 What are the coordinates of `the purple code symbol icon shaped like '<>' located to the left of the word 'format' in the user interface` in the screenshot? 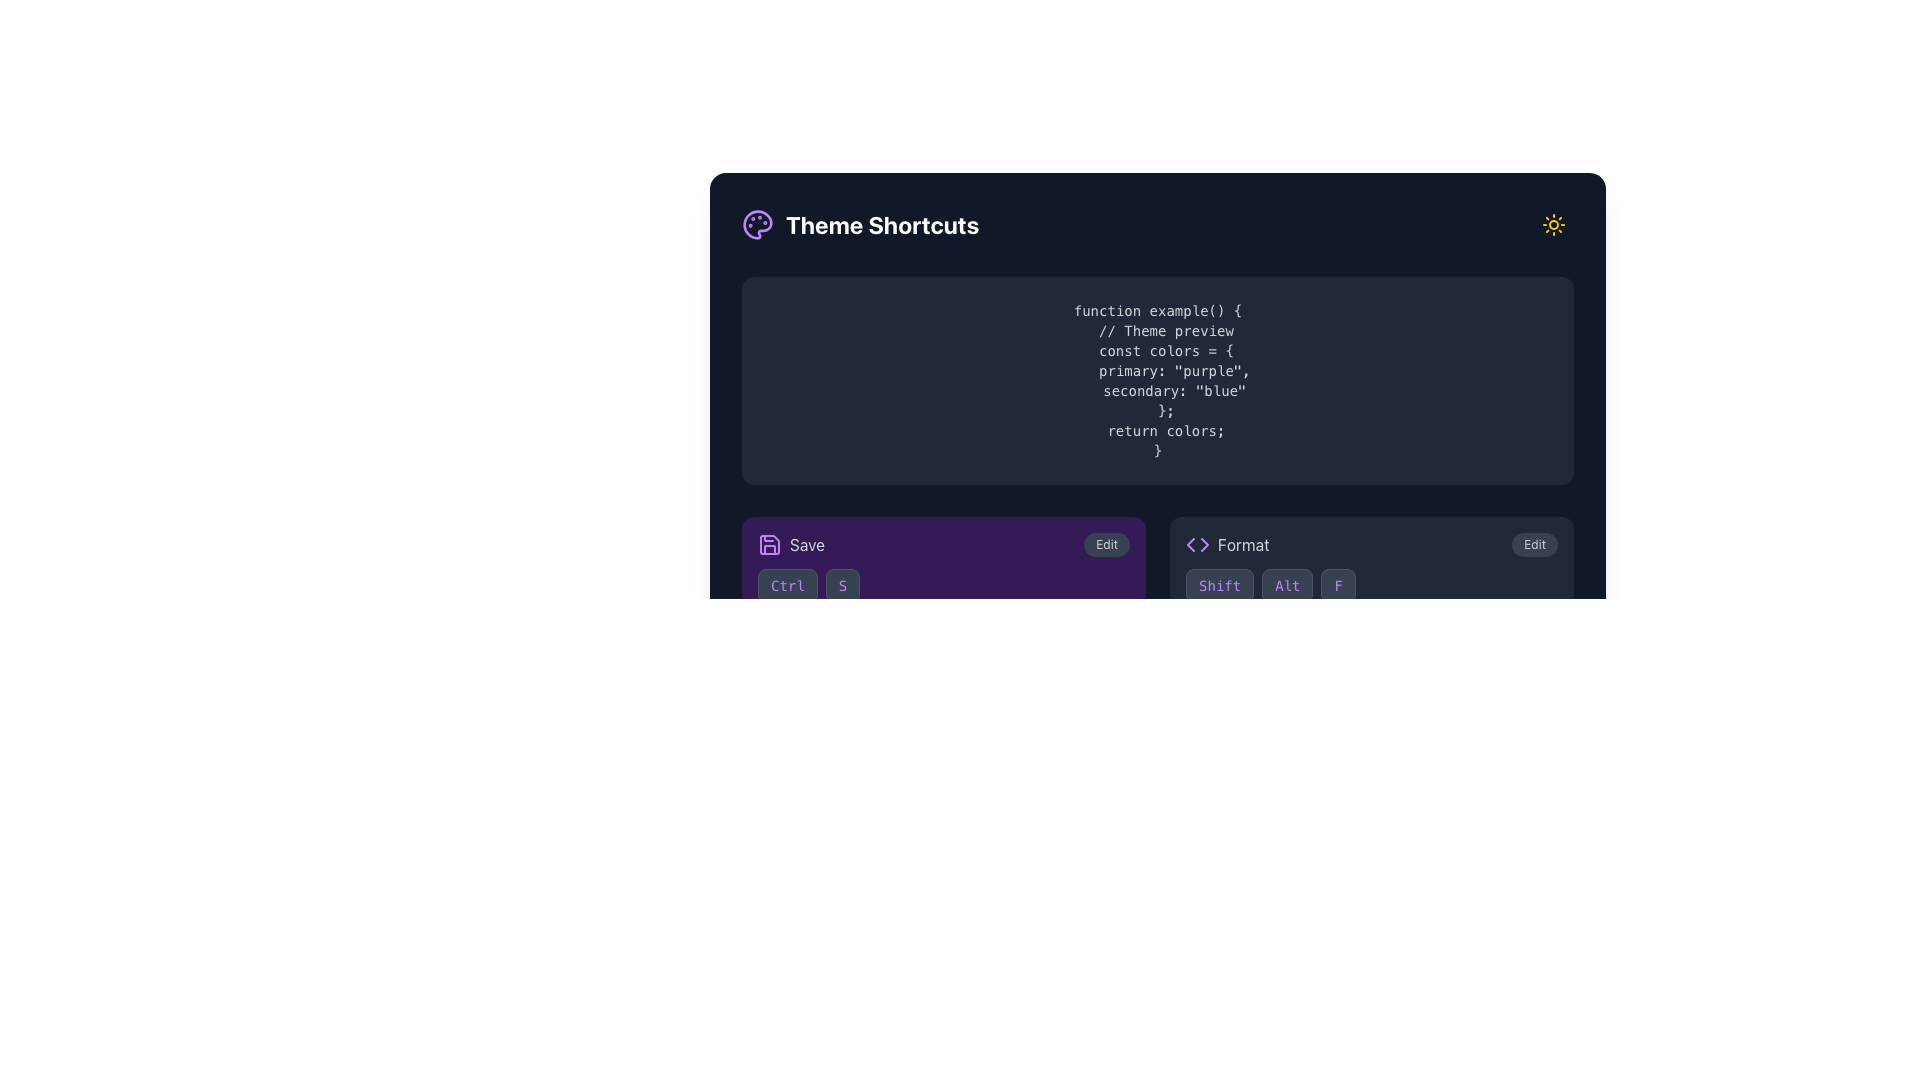 It's located at (1198, 544).